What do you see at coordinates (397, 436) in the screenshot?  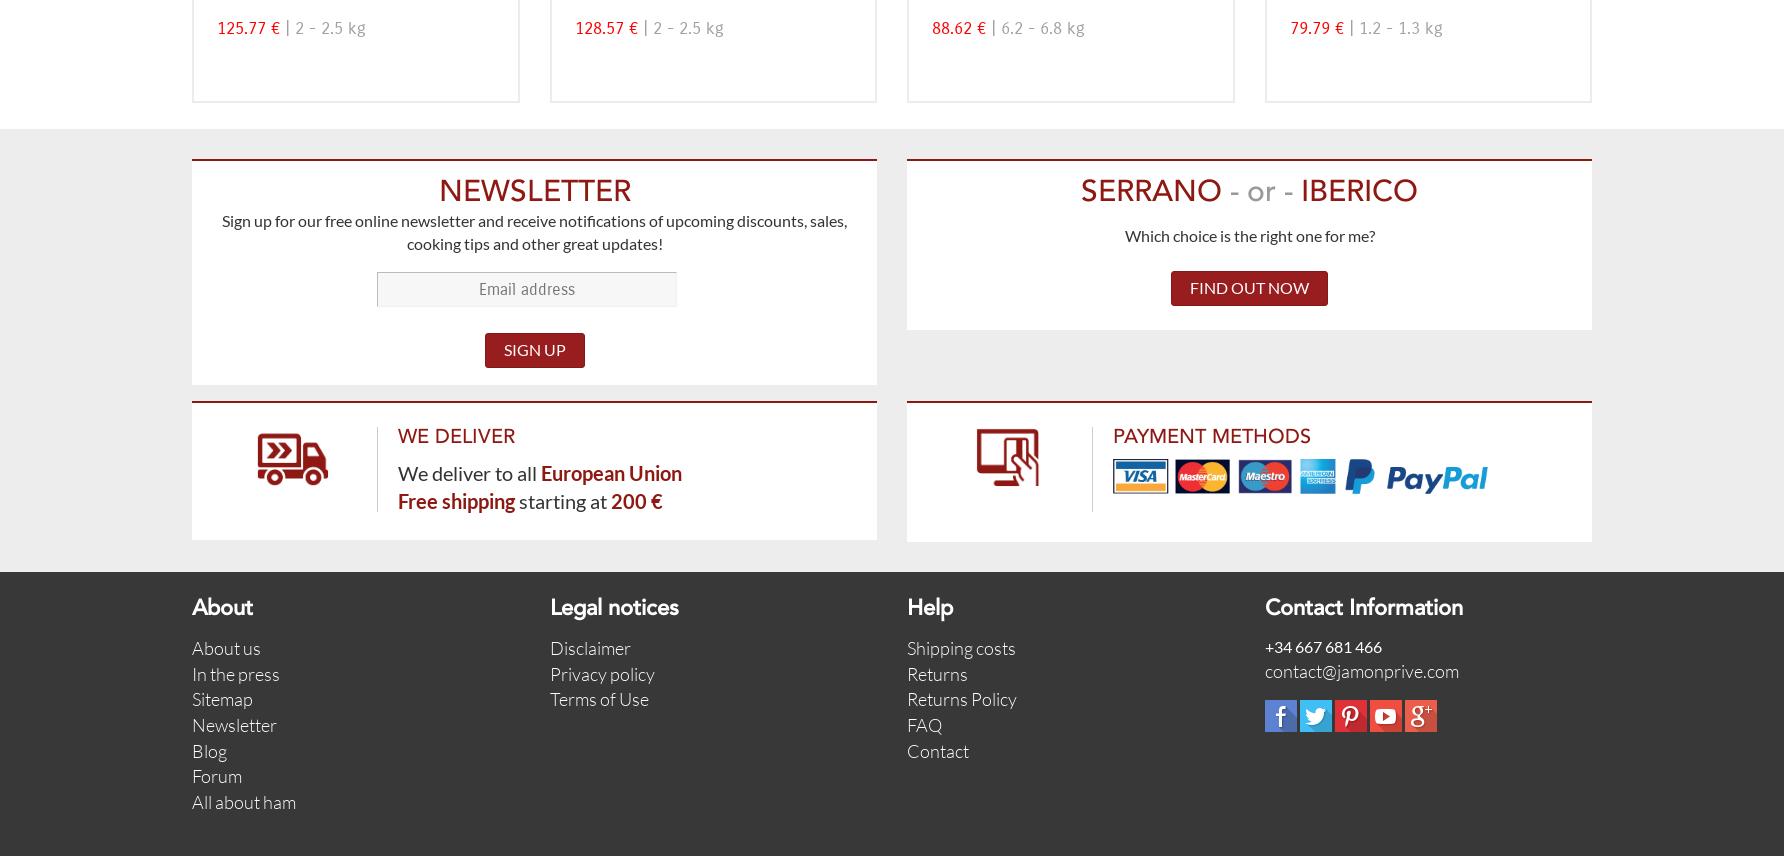 I see `'WE DELIVER'` at bounding box center [397, 436].